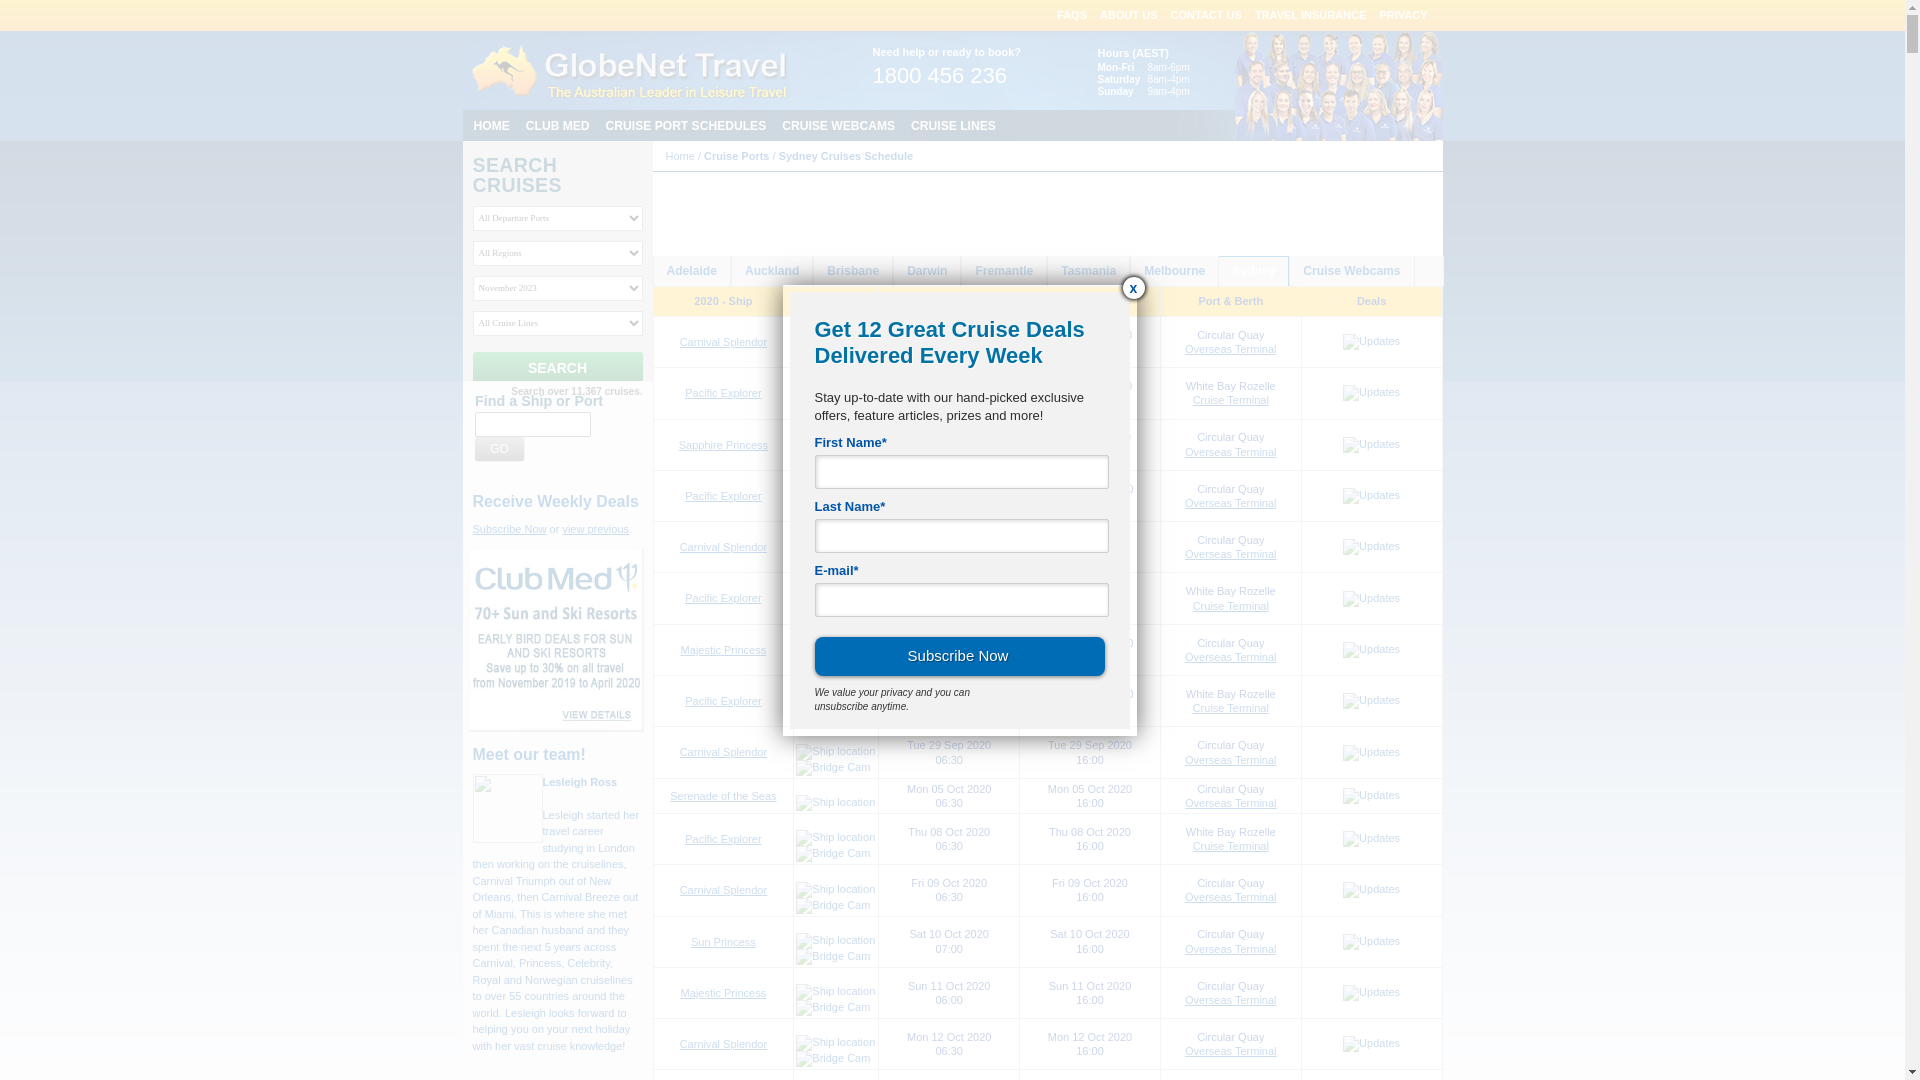 Image resolution: width=1920 pixels, height=1080 pixels. I want to click on 'Last Name', so click(960, 535).